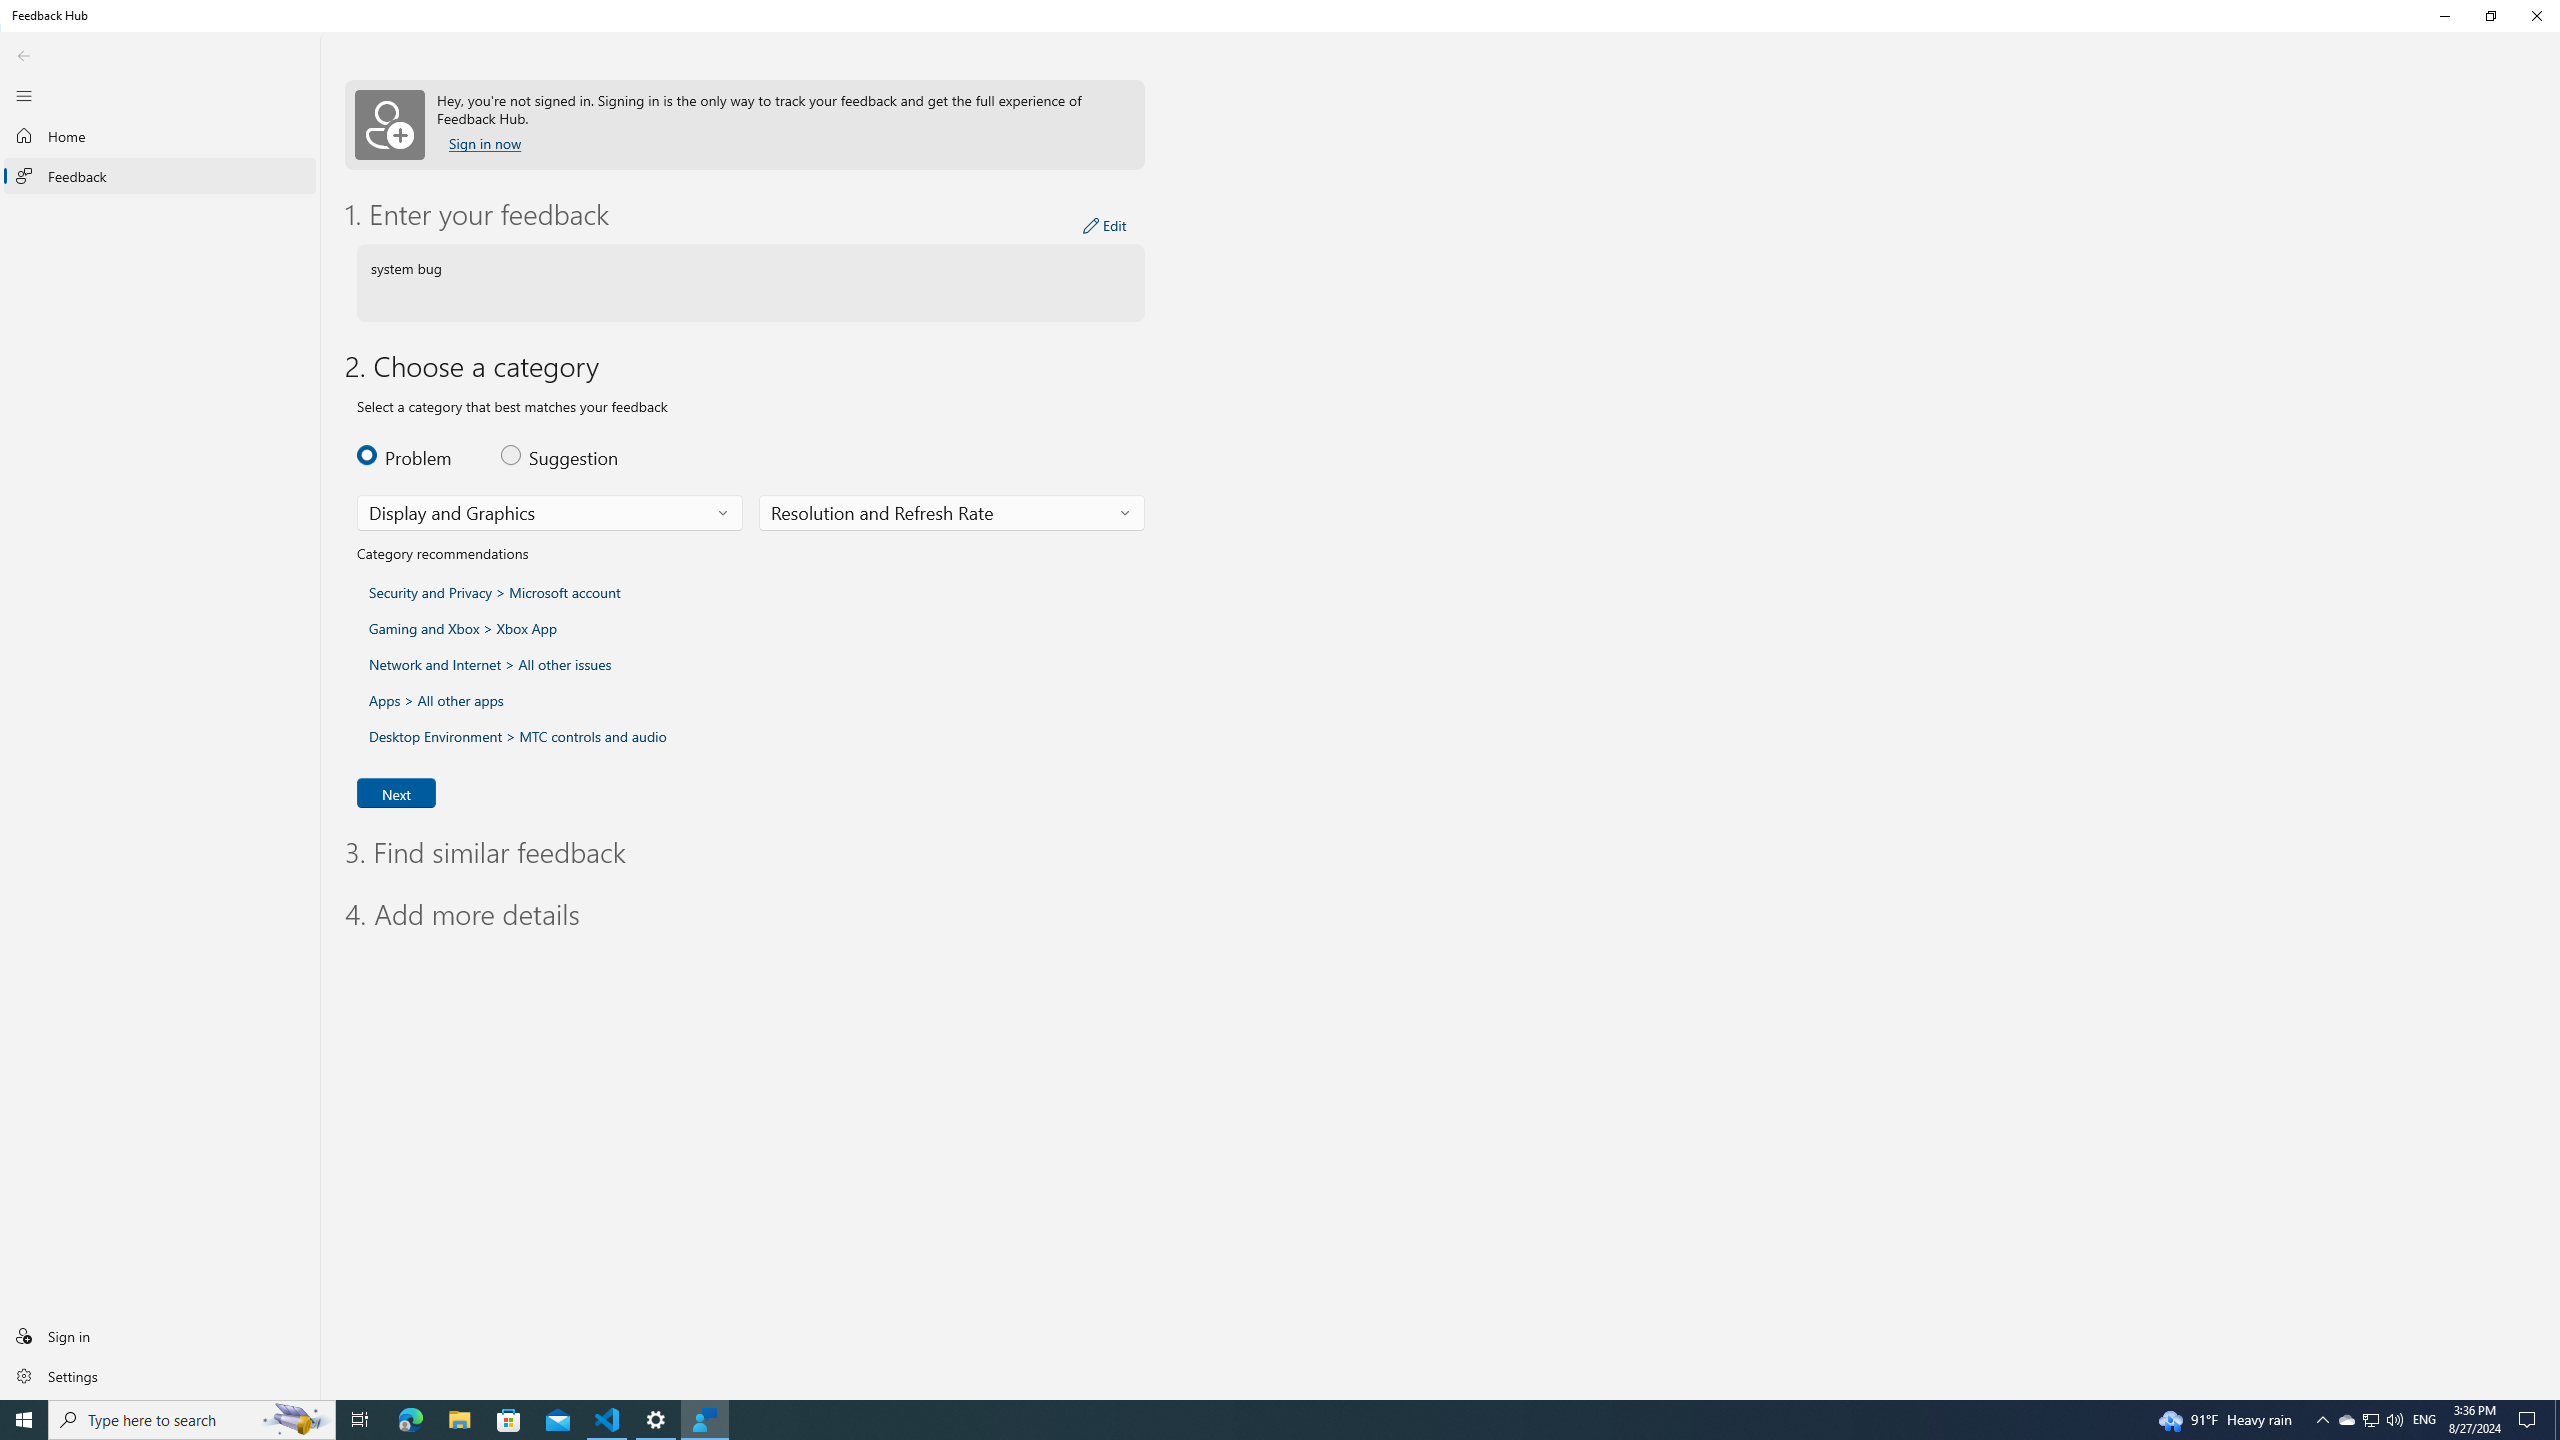  I want to click on 'Q2790: 100%', so click(2393, 1418).